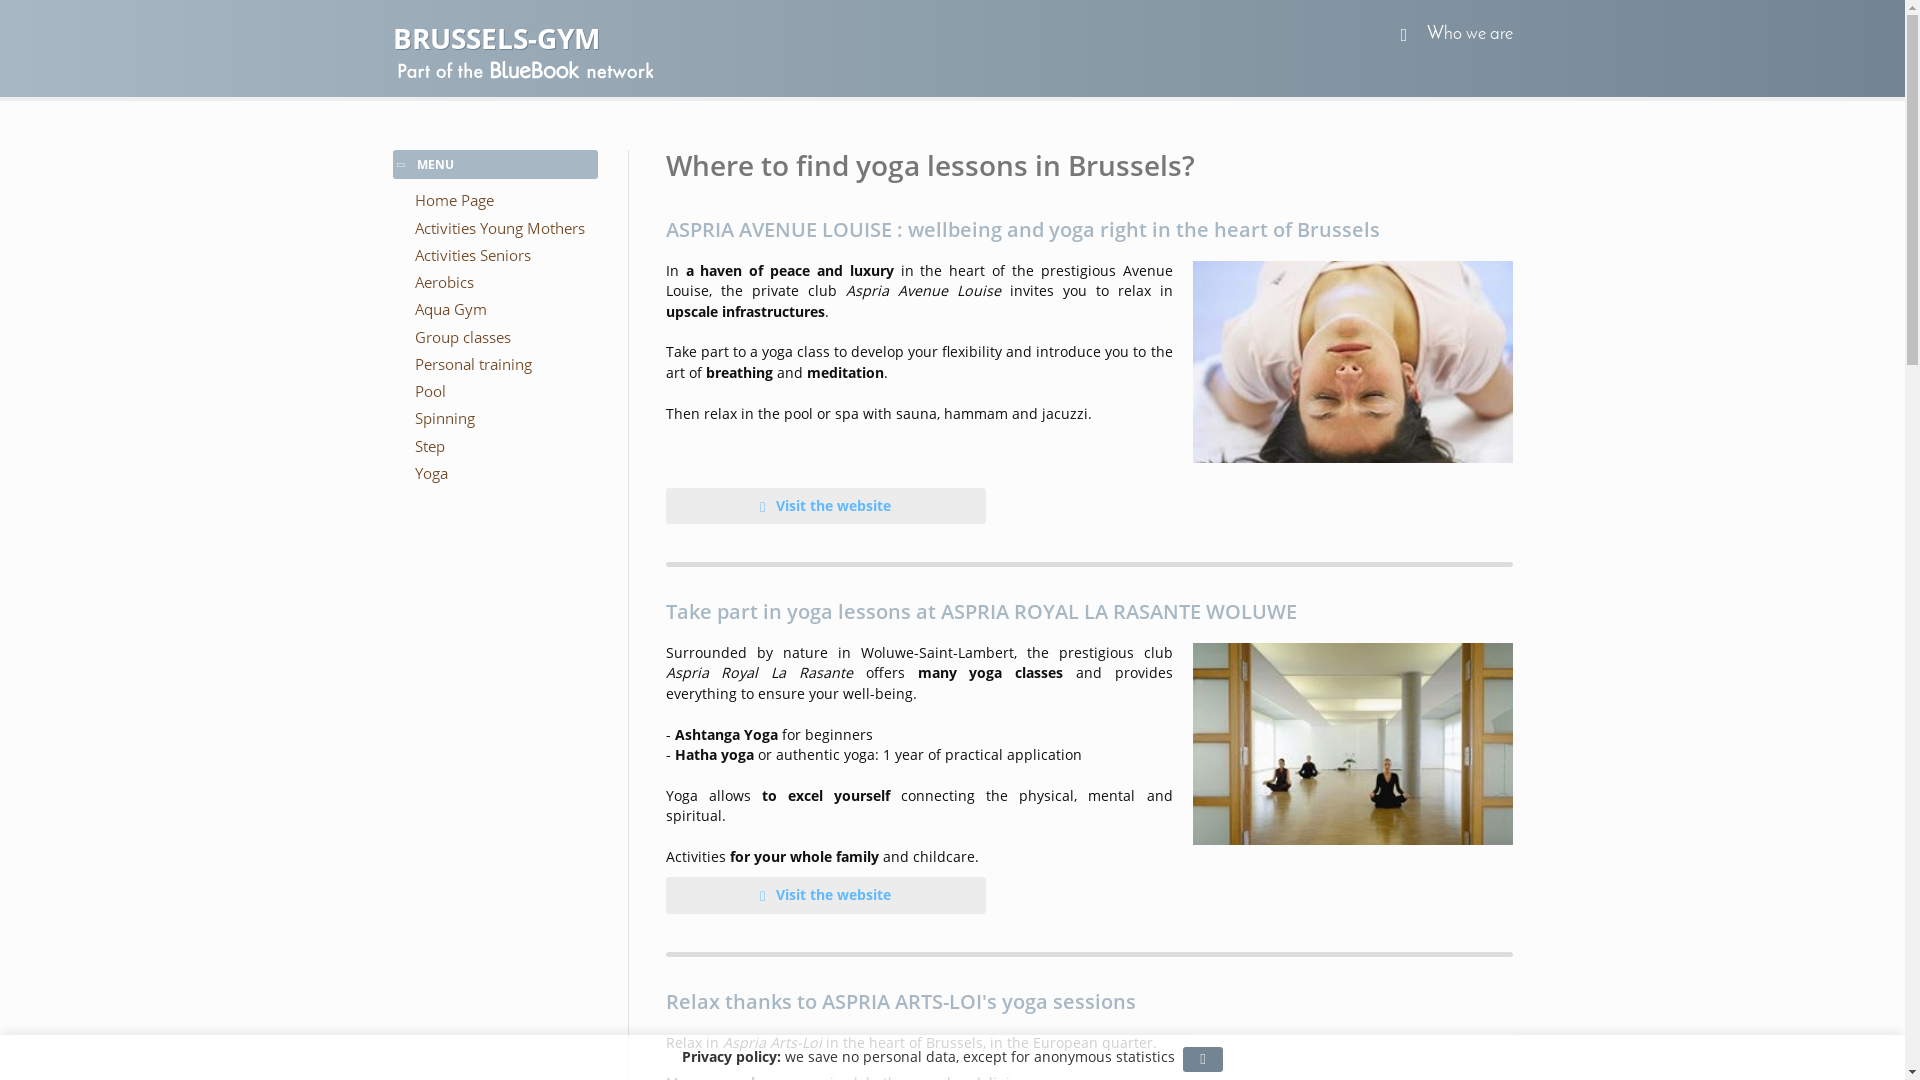 The width and height of the screenshot is (1920, 1080). What do you see at coordinates (1352, 744) in the screenshot?
I see `'Discover the club here !'` at bounding box center [1352, 744].